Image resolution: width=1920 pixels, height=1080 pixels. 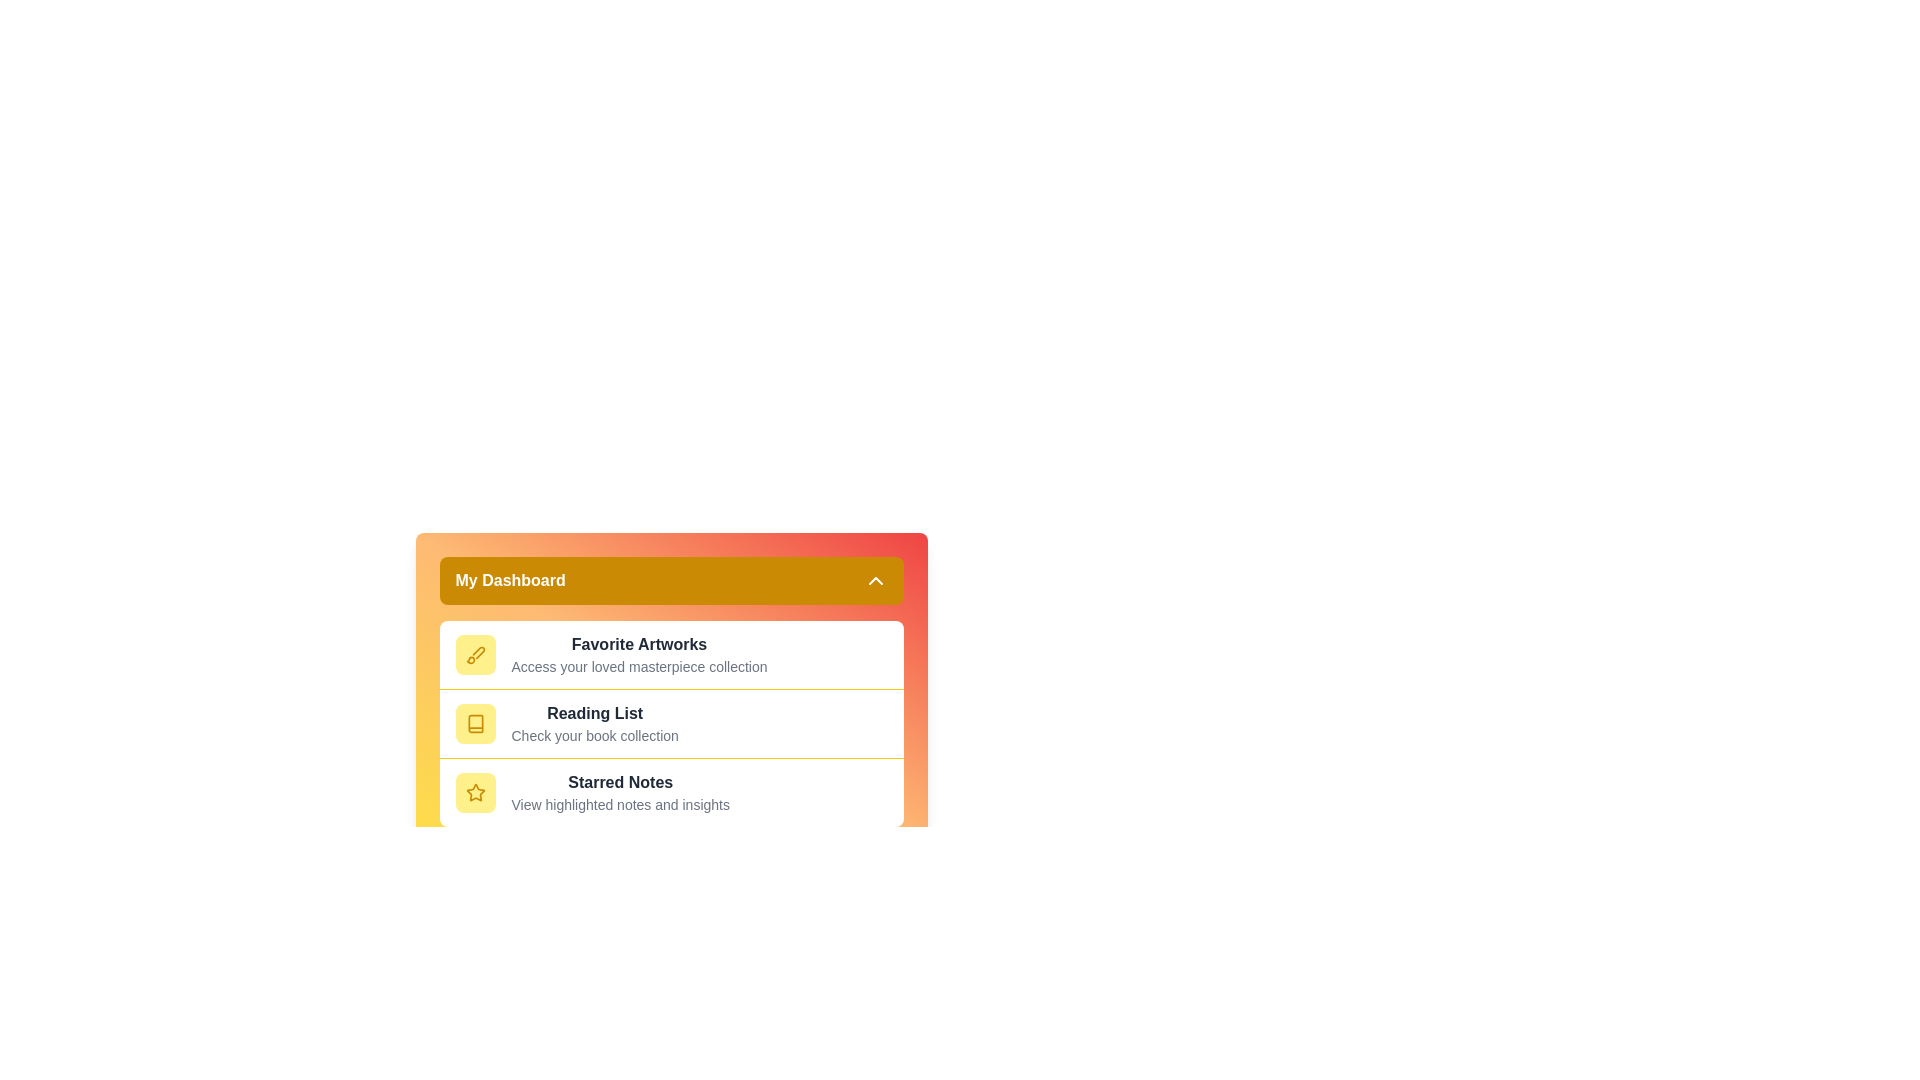 What do you see at coordinates (671, 655) in the screenshot?
I see `the 'Favorite Artworks' list item, which is the first entry below 'My Dashboard' and features a yellow painter's brush icon` at bounding box center [671, 655].